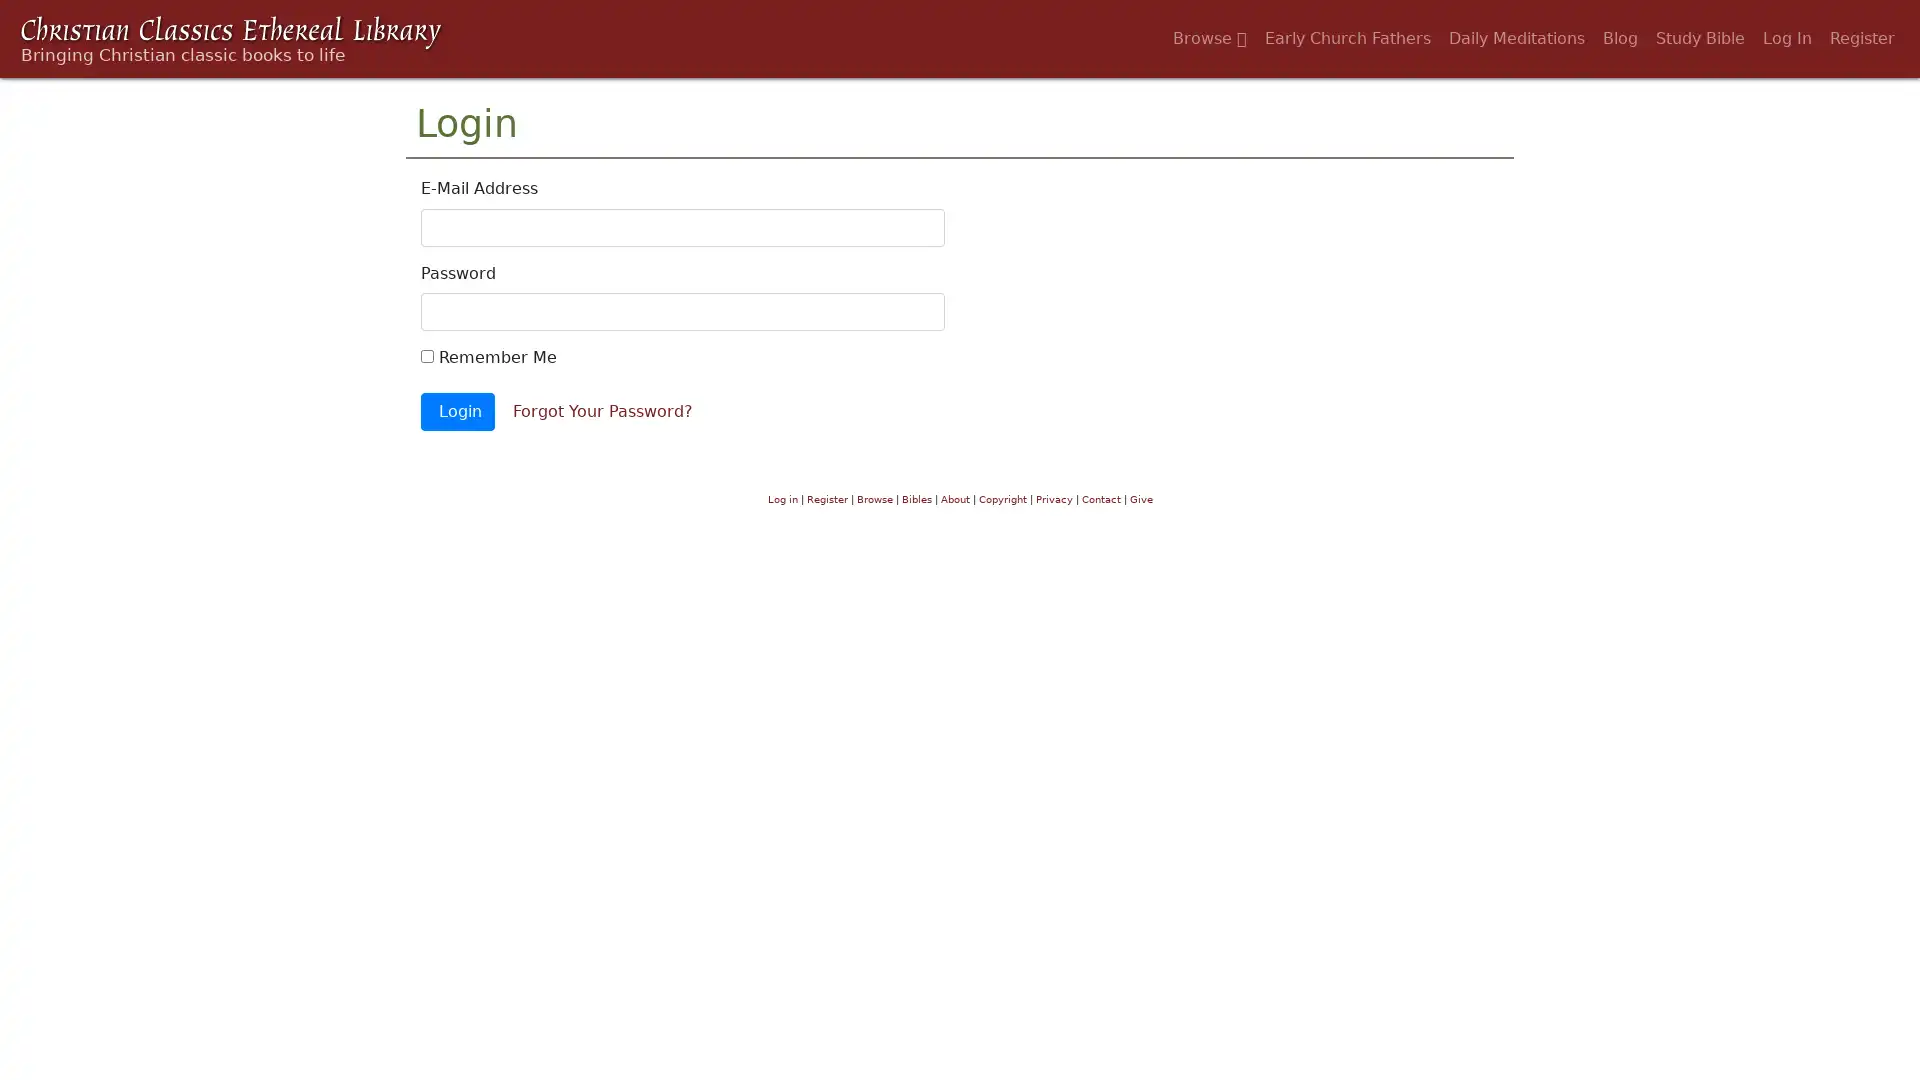 Image resolution: width=1920 pixels, height=1080 pixels. What do you see at coordinates (1699, 38) in the screenshot?
I see `Study Bible` at bounding box center [1699, 38].